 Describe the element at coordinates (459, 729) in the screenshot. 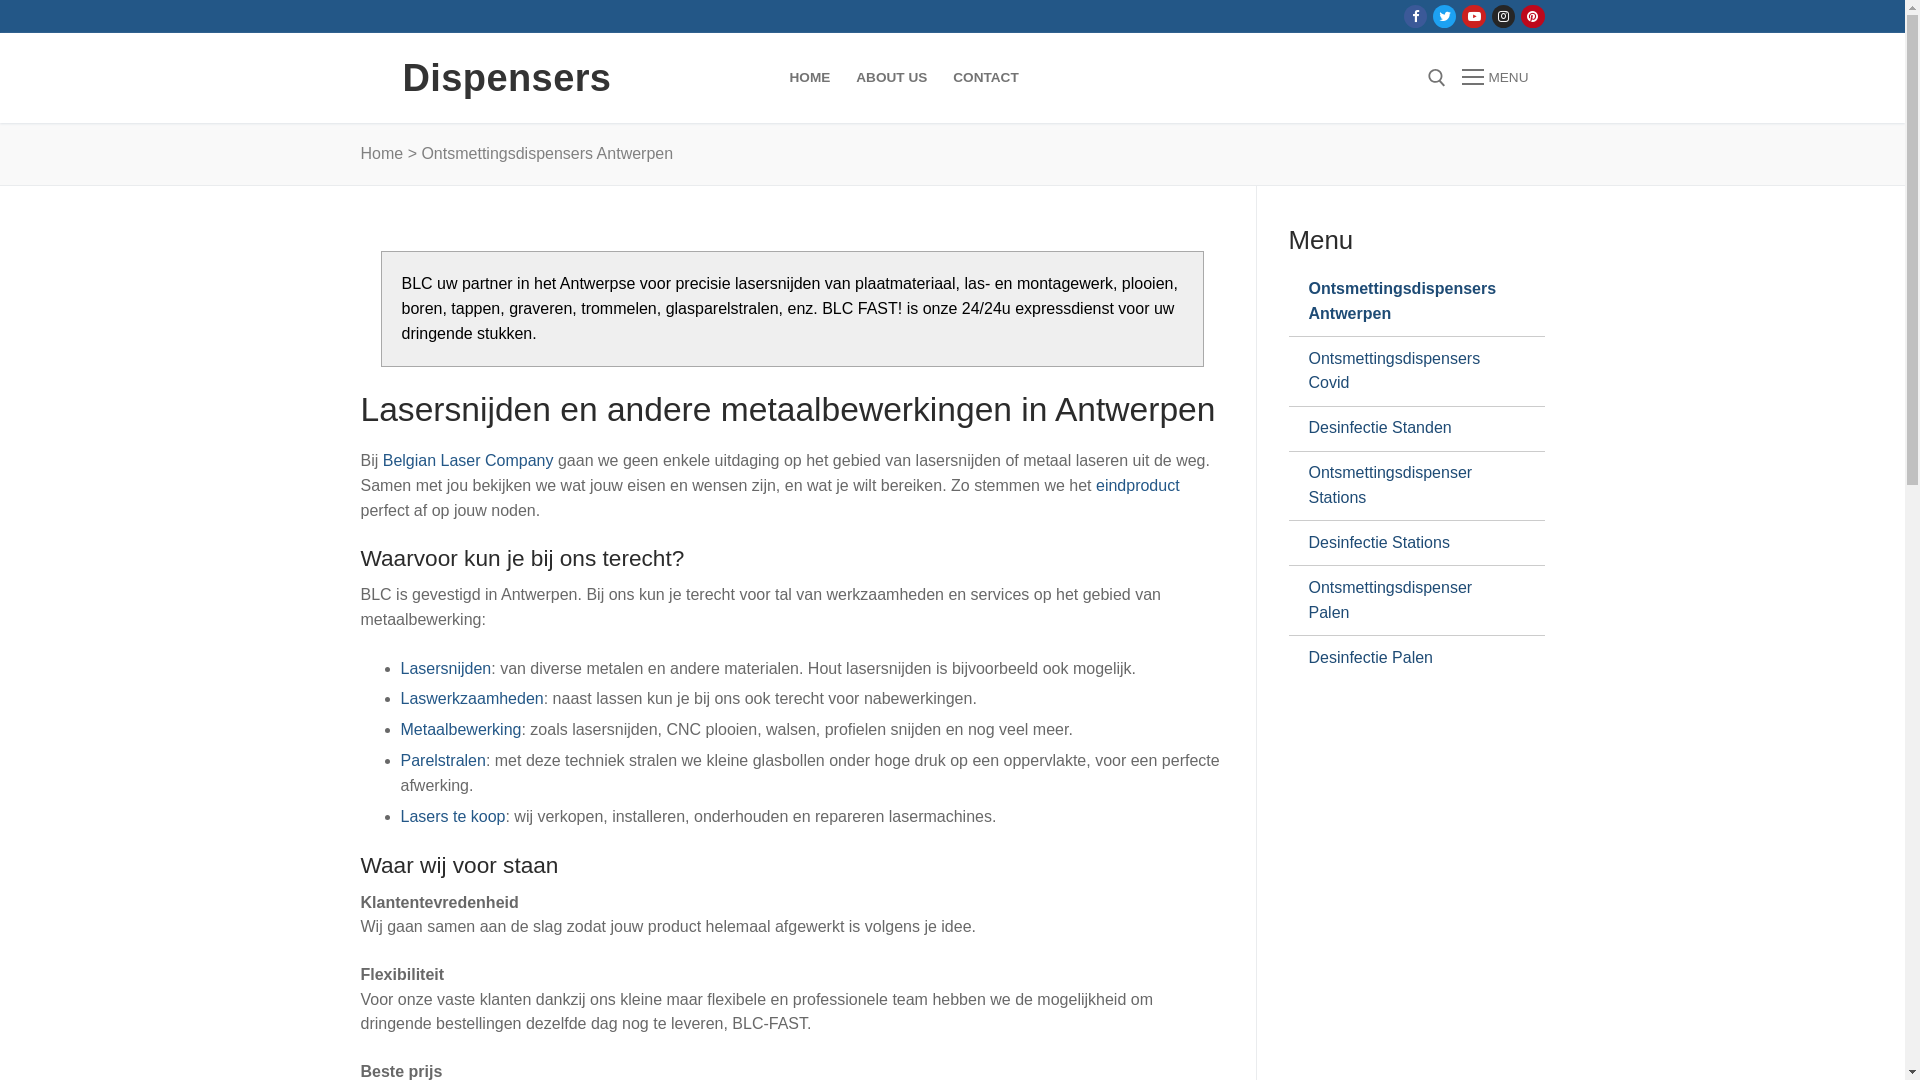

I see `'Metaalbewerking'` at that location.